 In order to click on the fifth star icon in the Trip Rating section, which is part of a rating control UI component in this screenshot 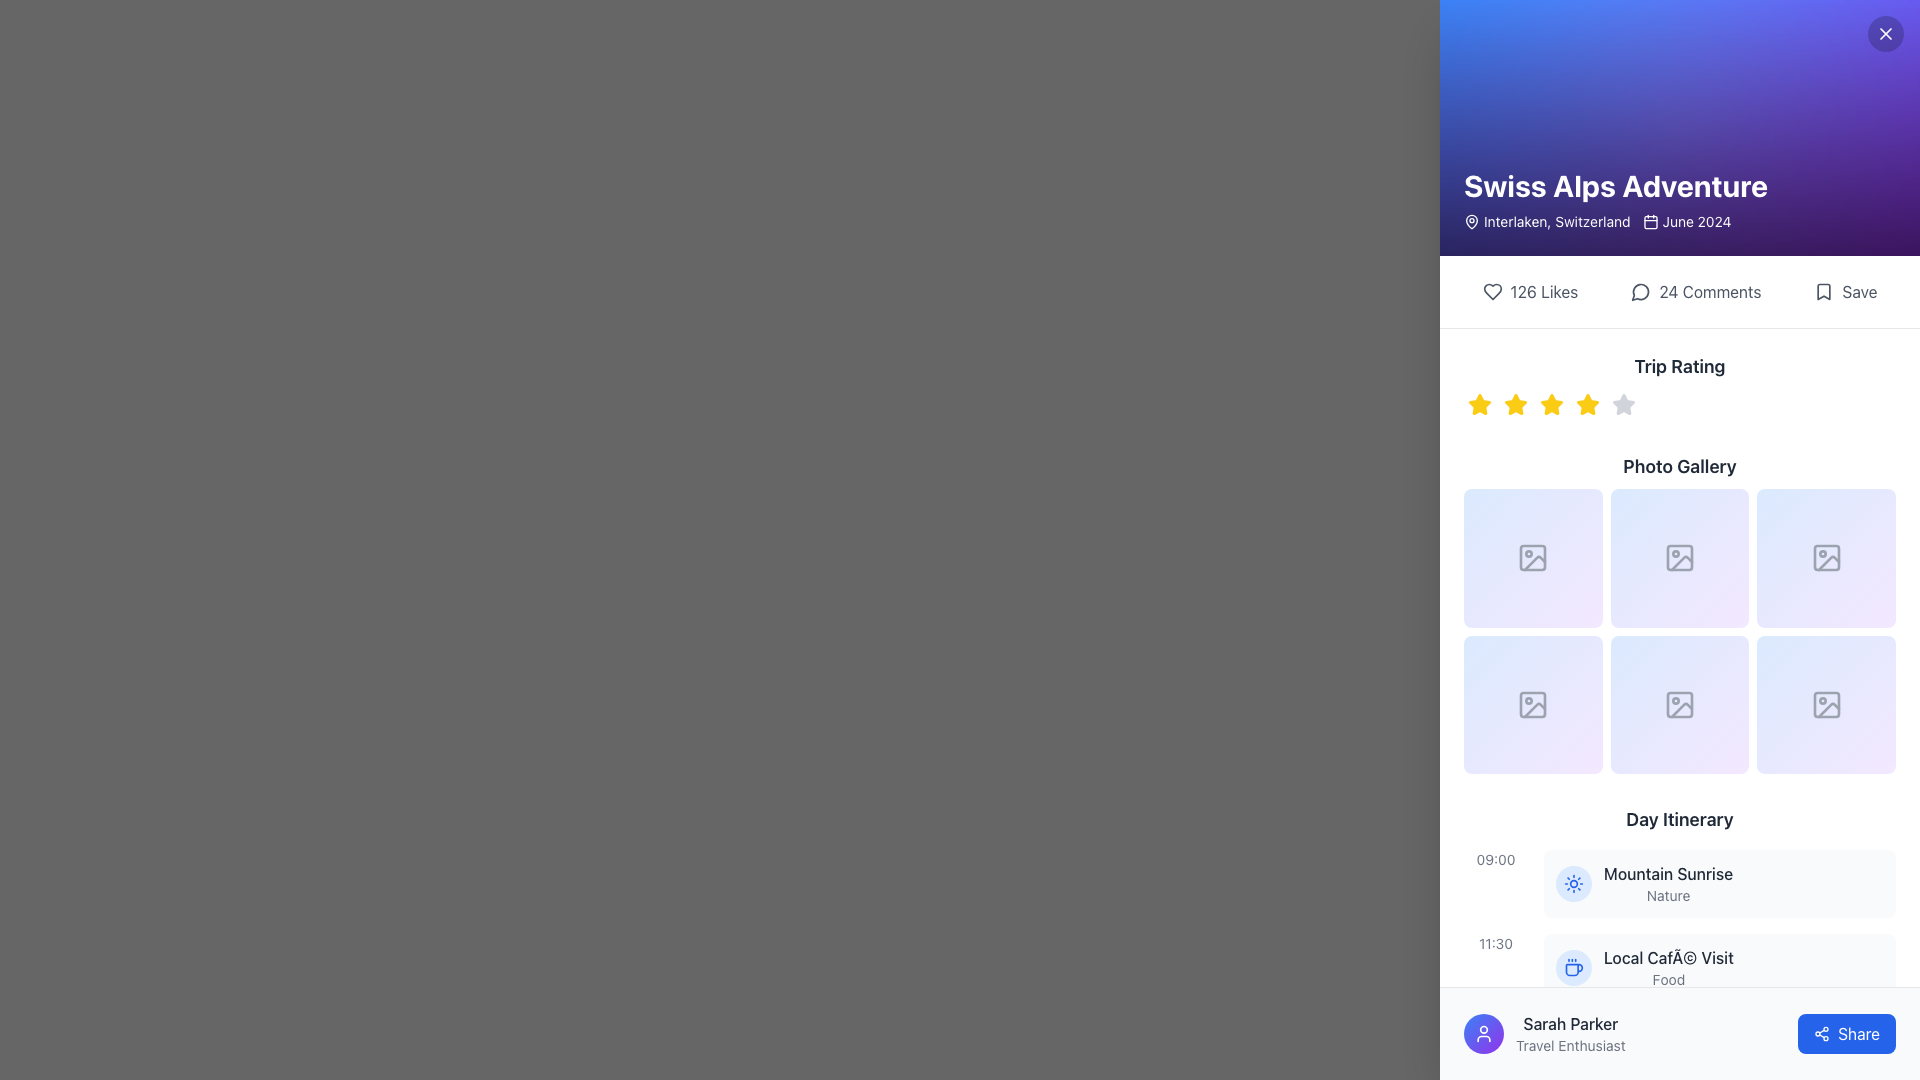, I will do `click(1623, 404)`.